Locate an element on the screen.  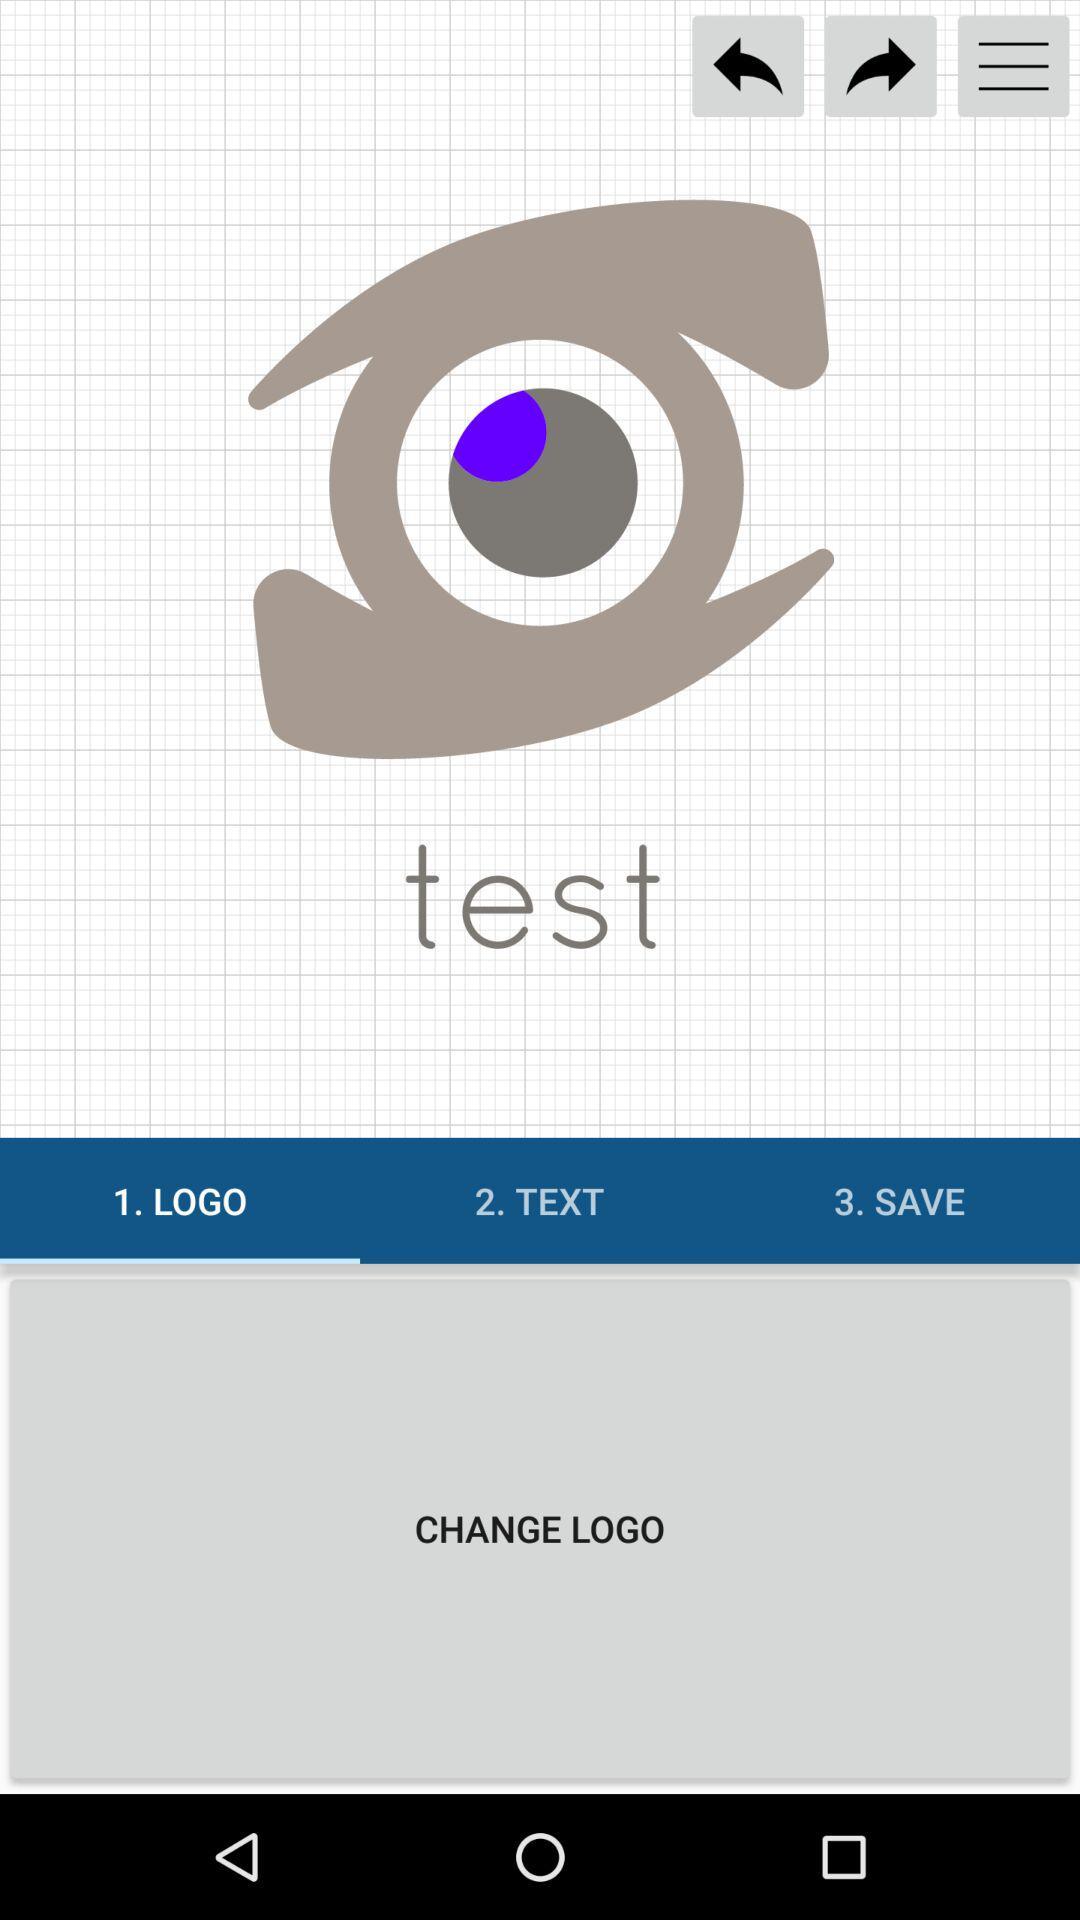
the menu icon is located at coordinates (1013, 66).